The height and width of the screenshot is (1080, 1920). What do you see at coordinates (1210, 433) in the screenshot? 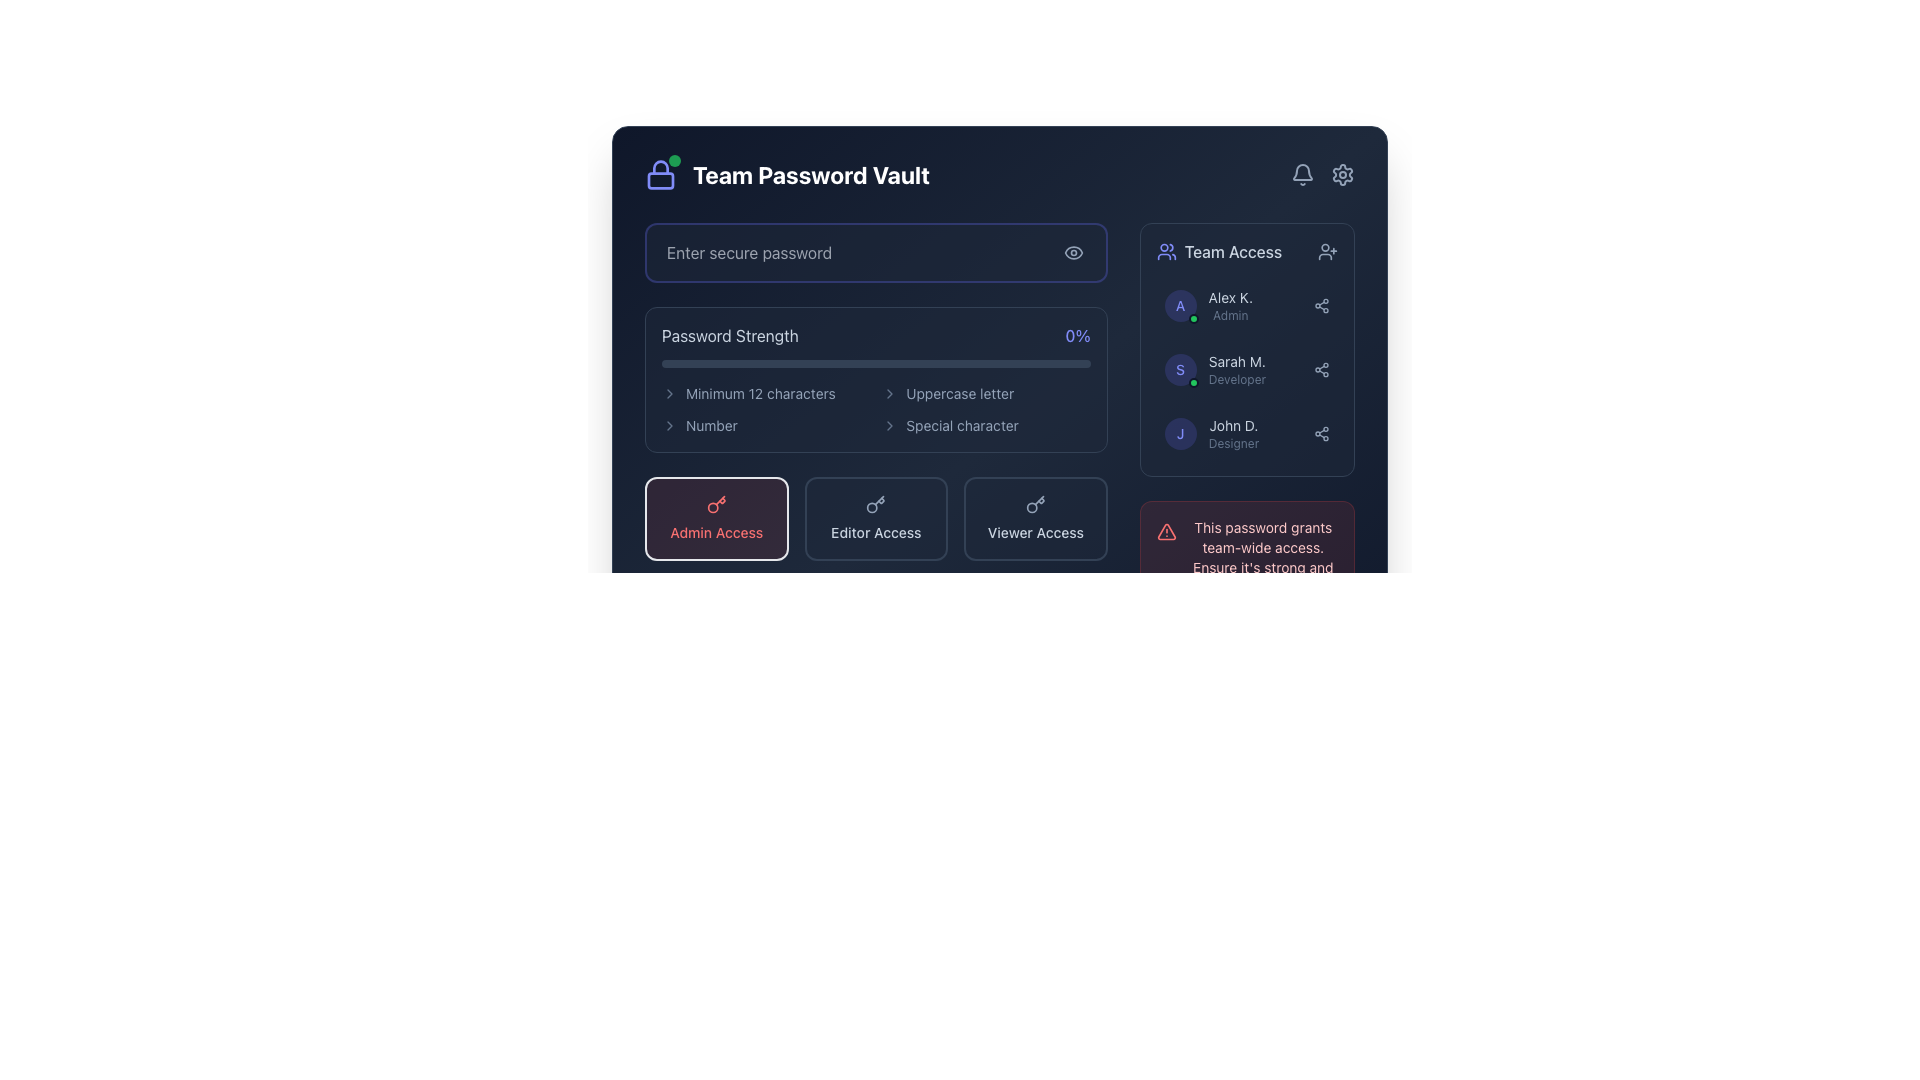
I see `the third list item that displays a team member's profile details` at bounding box center [1210, 433].